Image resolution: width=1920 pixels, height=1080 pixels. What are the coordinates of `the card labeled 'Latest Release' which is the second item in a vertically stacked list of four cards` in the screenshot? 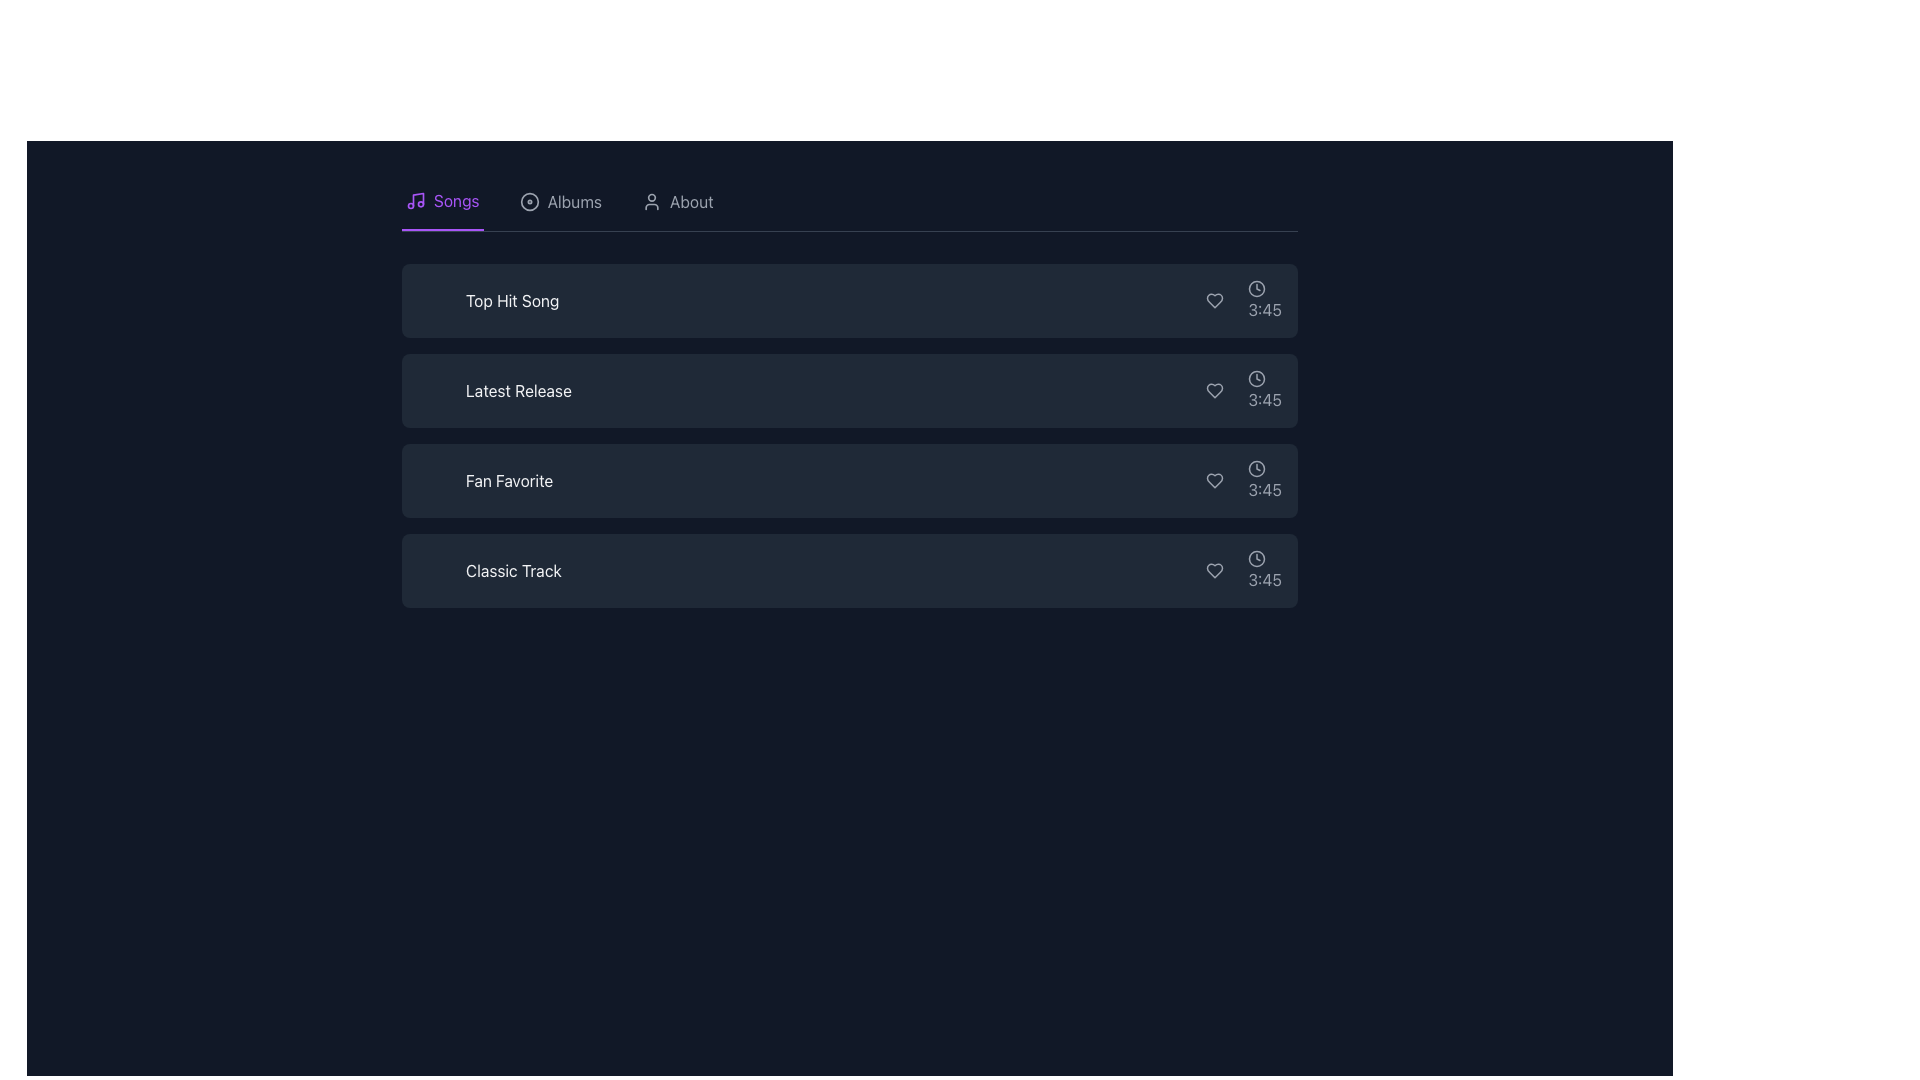 It's located at (849, 390).